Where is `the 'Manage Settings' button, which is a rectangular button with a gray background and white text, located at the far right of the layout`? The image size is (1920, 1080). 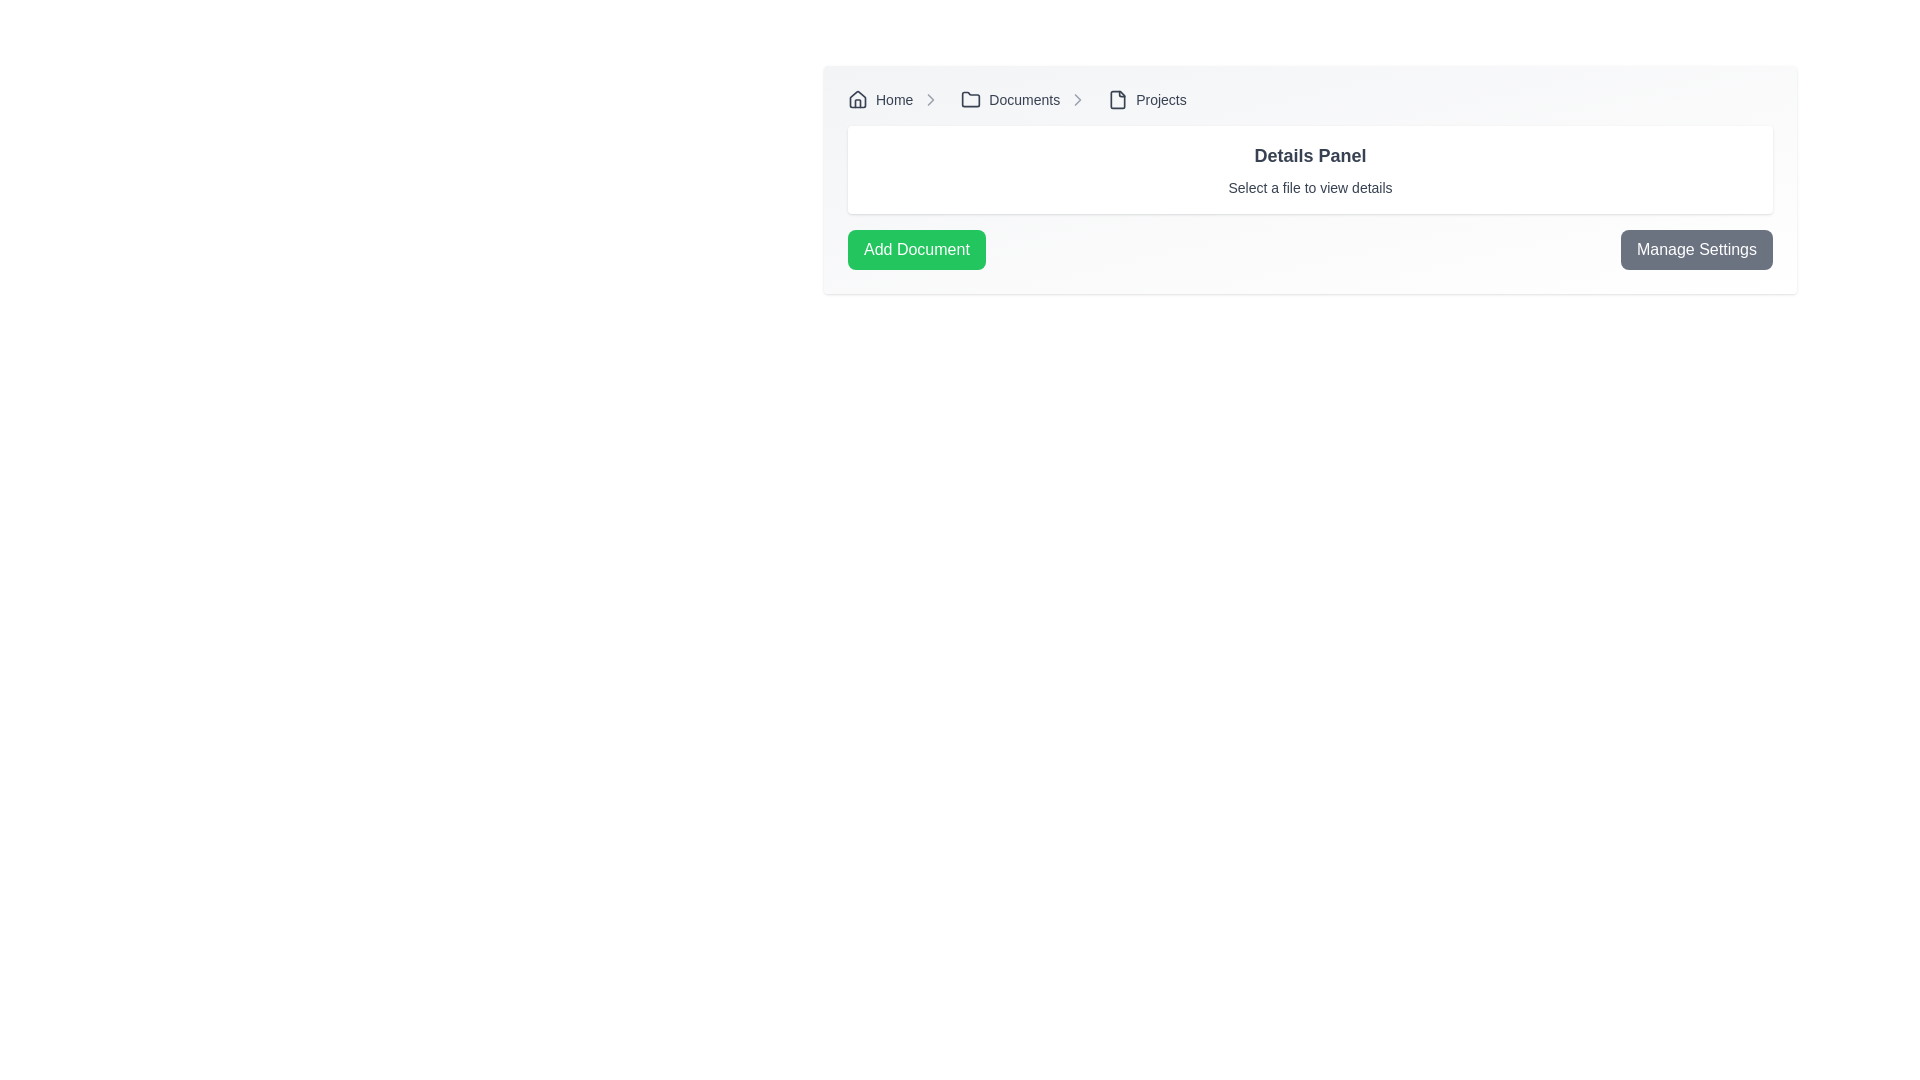 the 'Manage Settings' button, which is a rectangular button with a gray background and white text, located at the far right of the layout is located at coordinates (1695, 249).